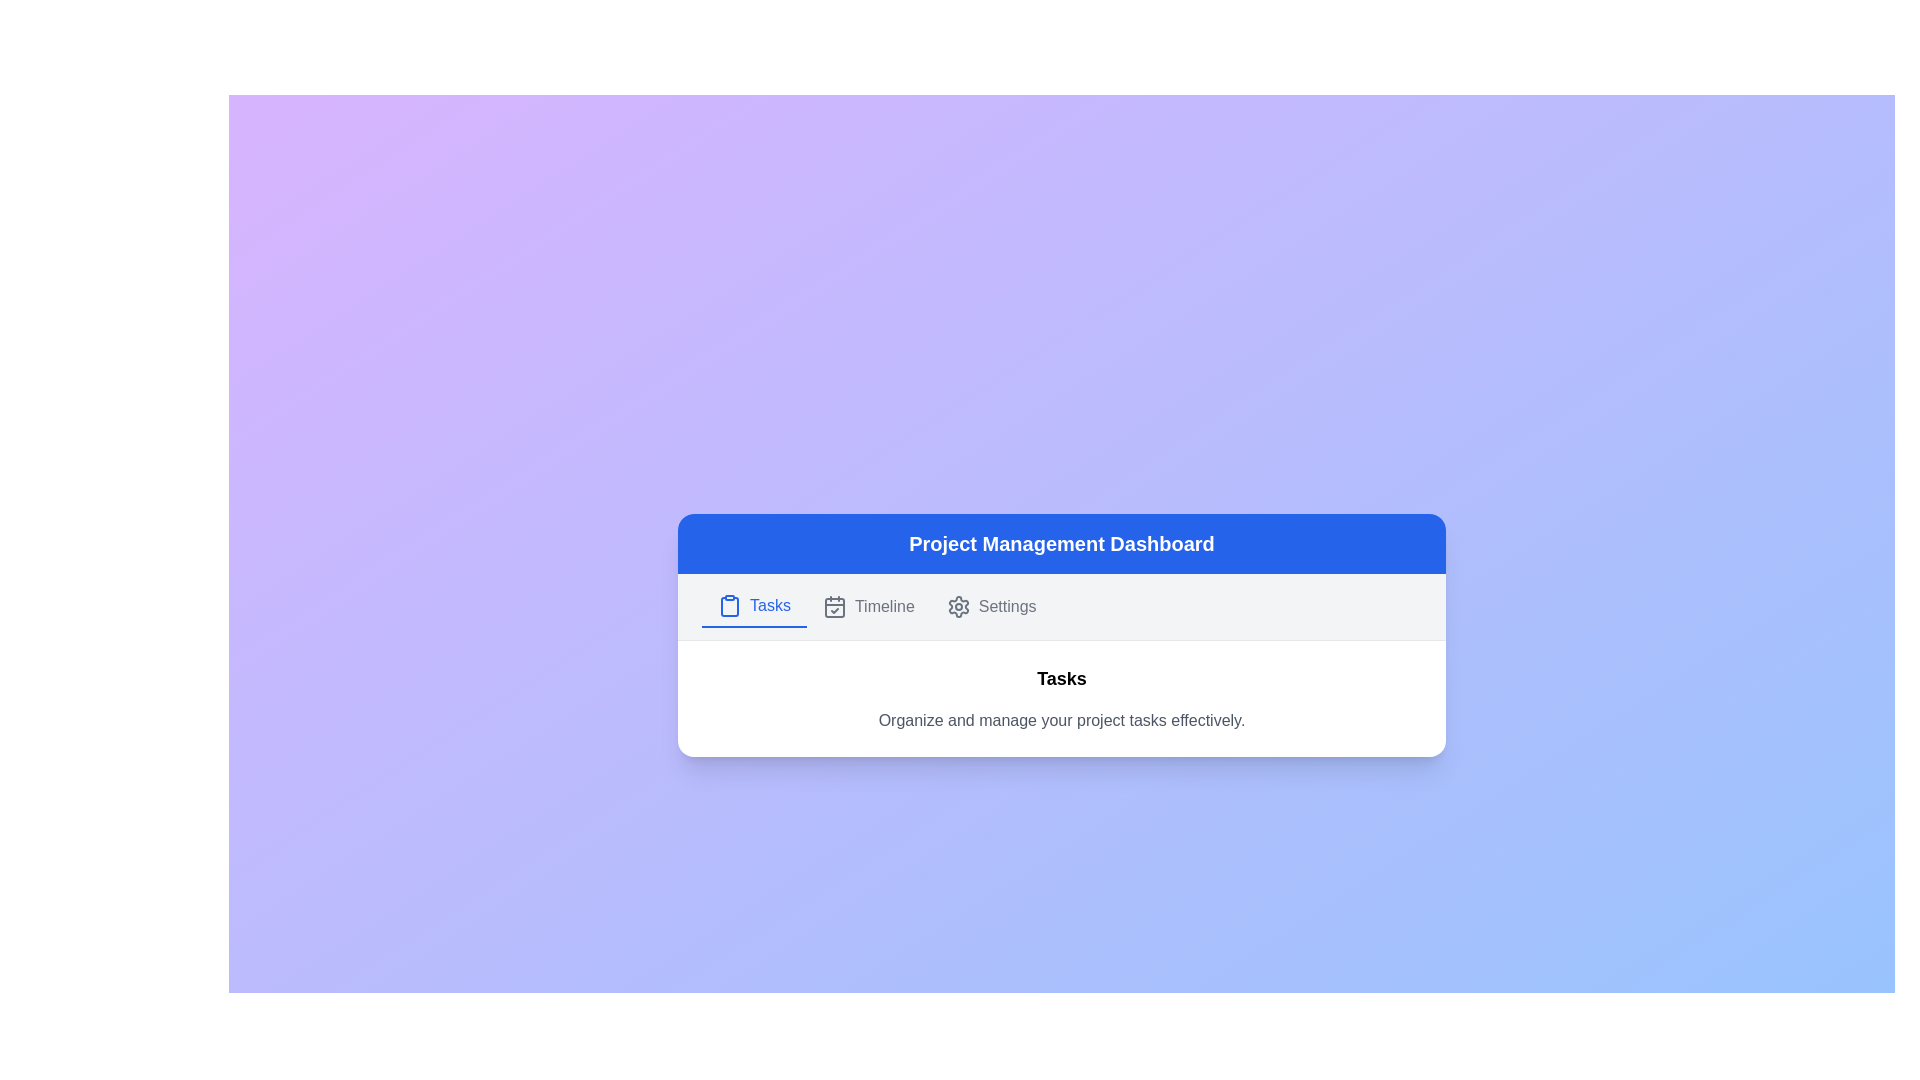 This screenshot has width=1920, height=1080. Describe the element at coordinates (868, 604) in the screenshot. I see `the Timeline tab by clicking on its label` at that location.